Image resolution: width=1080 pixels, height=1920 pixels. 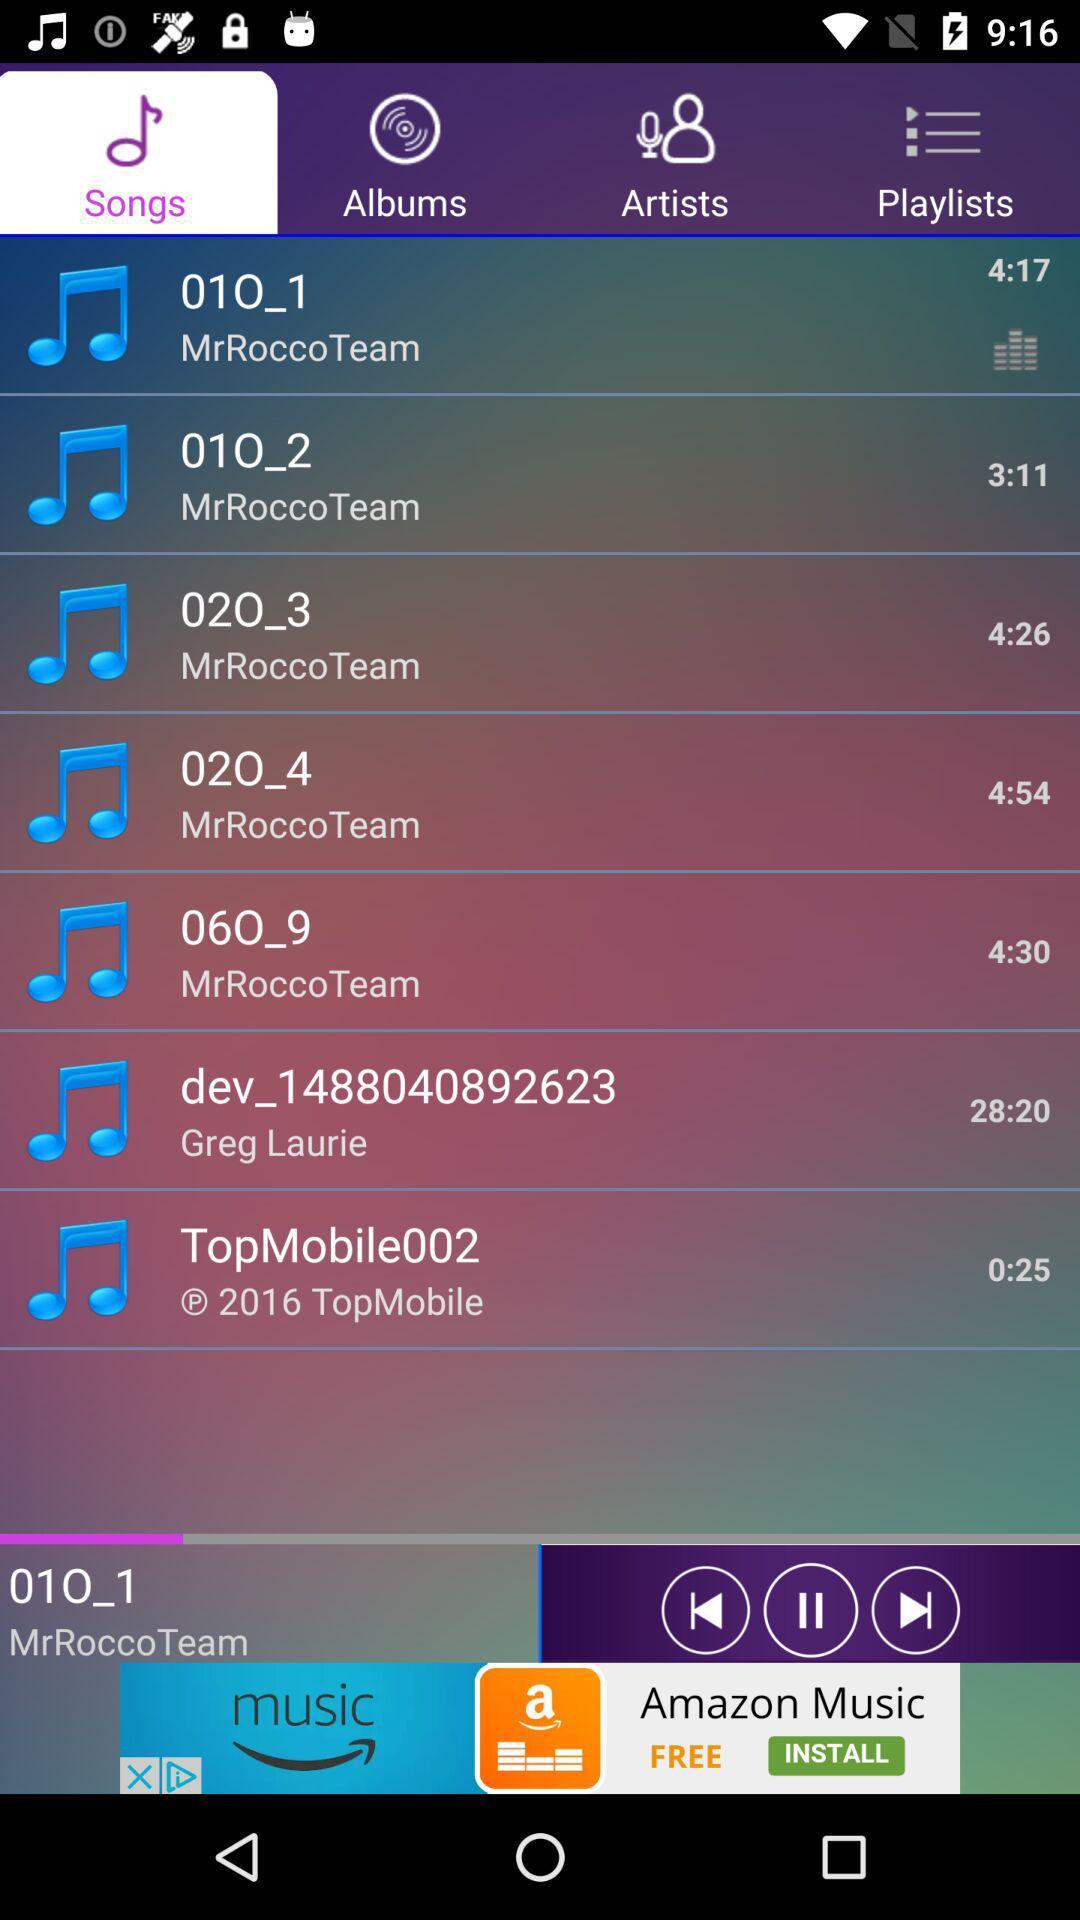 What do you see at coordinates (704, 1610) in the screenshot?
I see `previous` at bounding box center [704, 1610].